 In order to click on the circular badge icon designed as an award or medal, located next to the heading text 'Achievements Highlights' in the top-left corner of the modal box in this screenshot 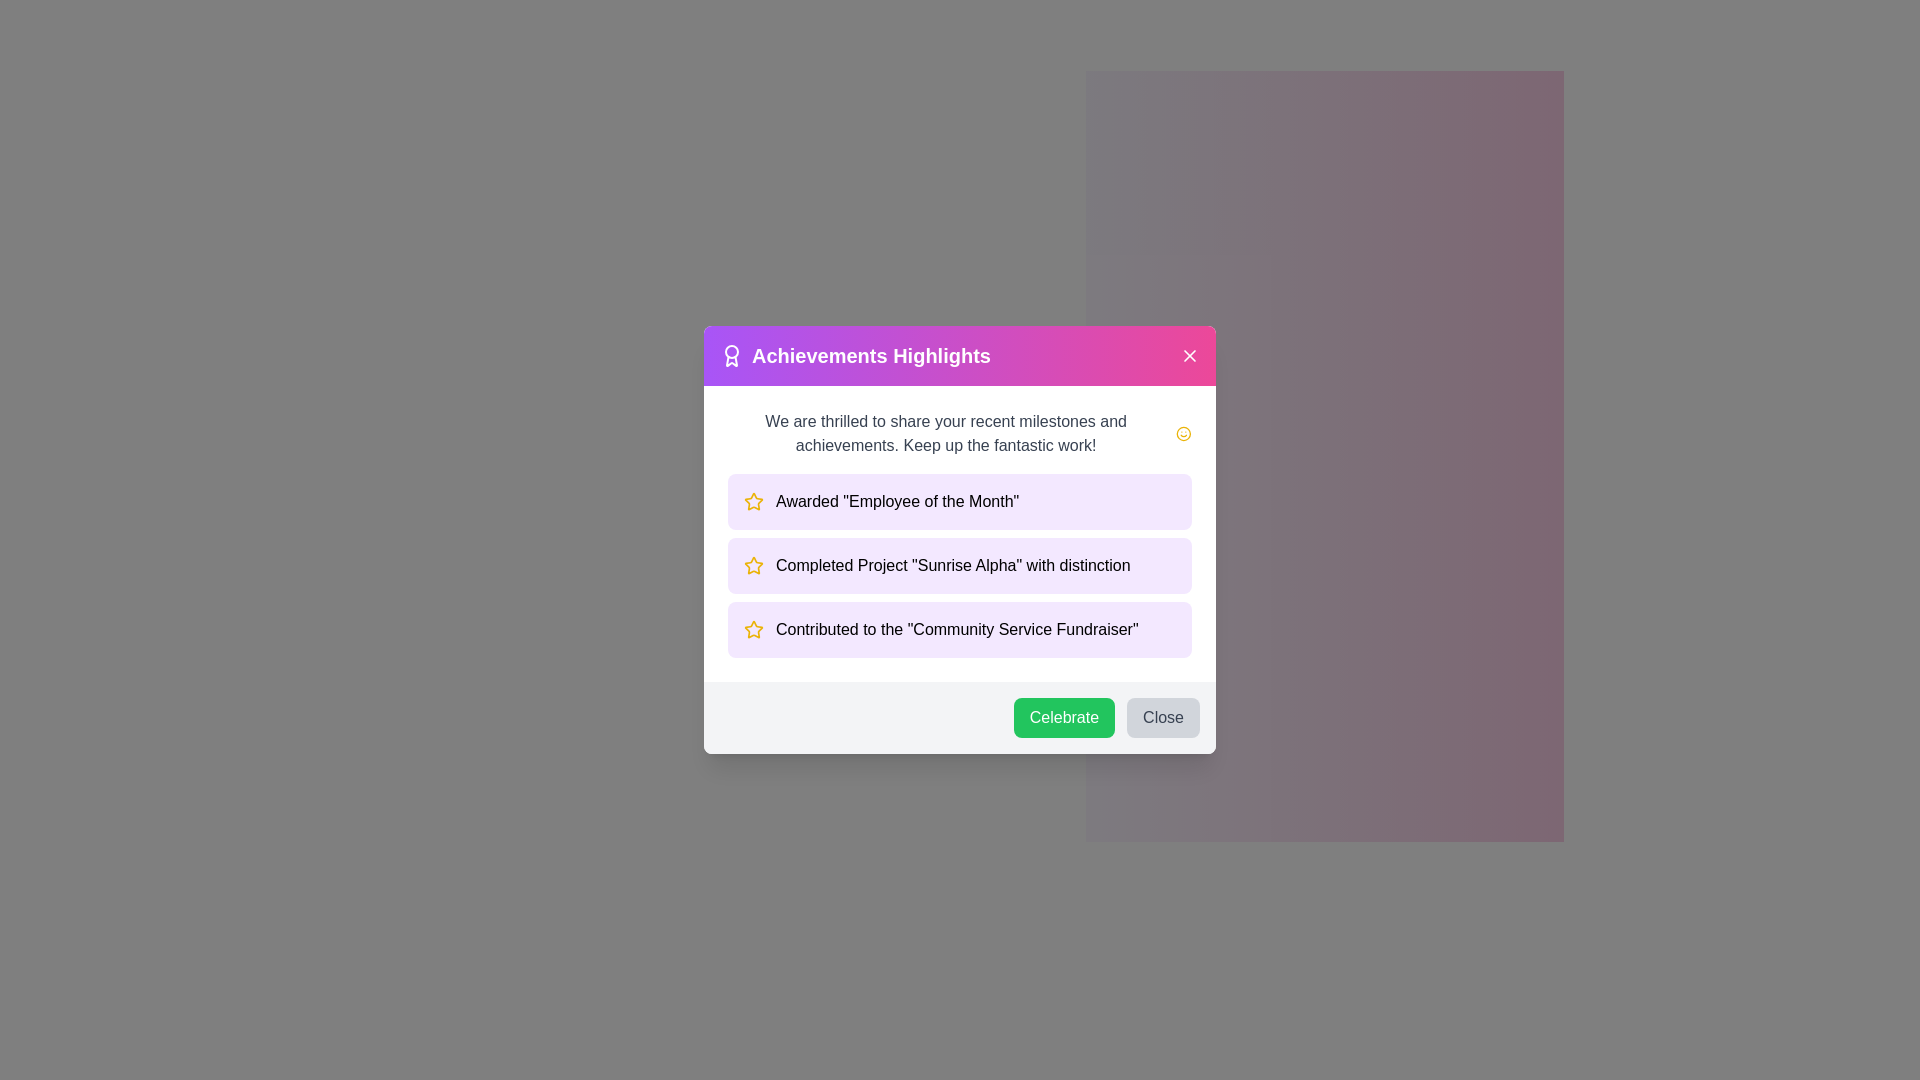, I will do `click(730, 354)`.